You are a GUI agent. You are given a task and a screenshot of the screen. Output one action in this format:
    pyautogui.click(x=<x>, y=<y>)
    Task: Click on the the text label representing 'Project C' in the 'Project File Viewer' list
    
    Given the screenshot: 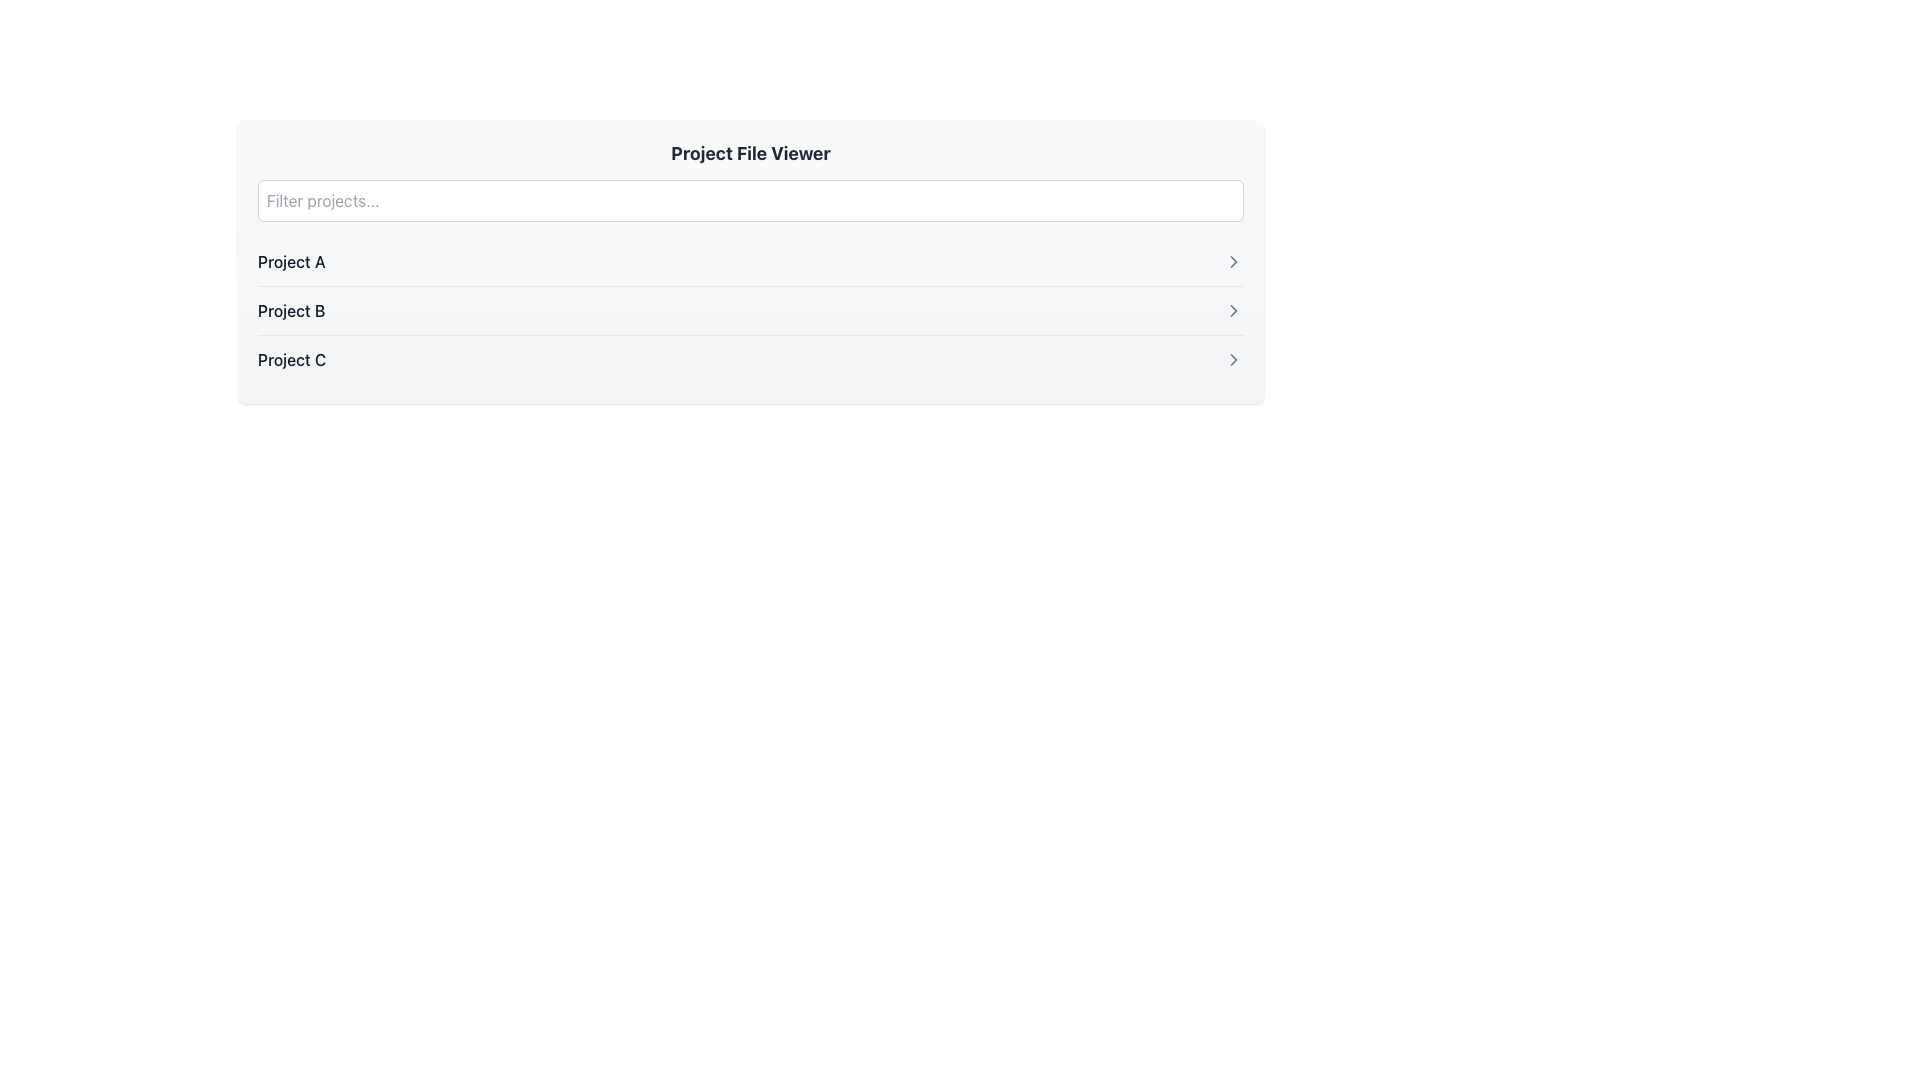 What is the action you would take?
    pyautogui.click(x=291, y=358)
    